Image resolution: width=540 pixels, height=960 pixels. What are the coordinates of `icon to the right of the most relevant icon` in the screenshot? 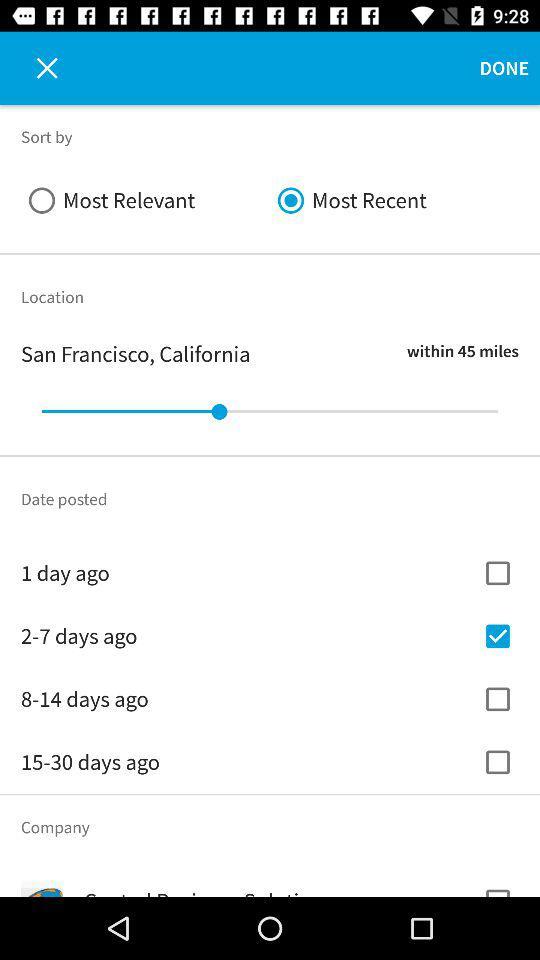 It's located at (394, 200).